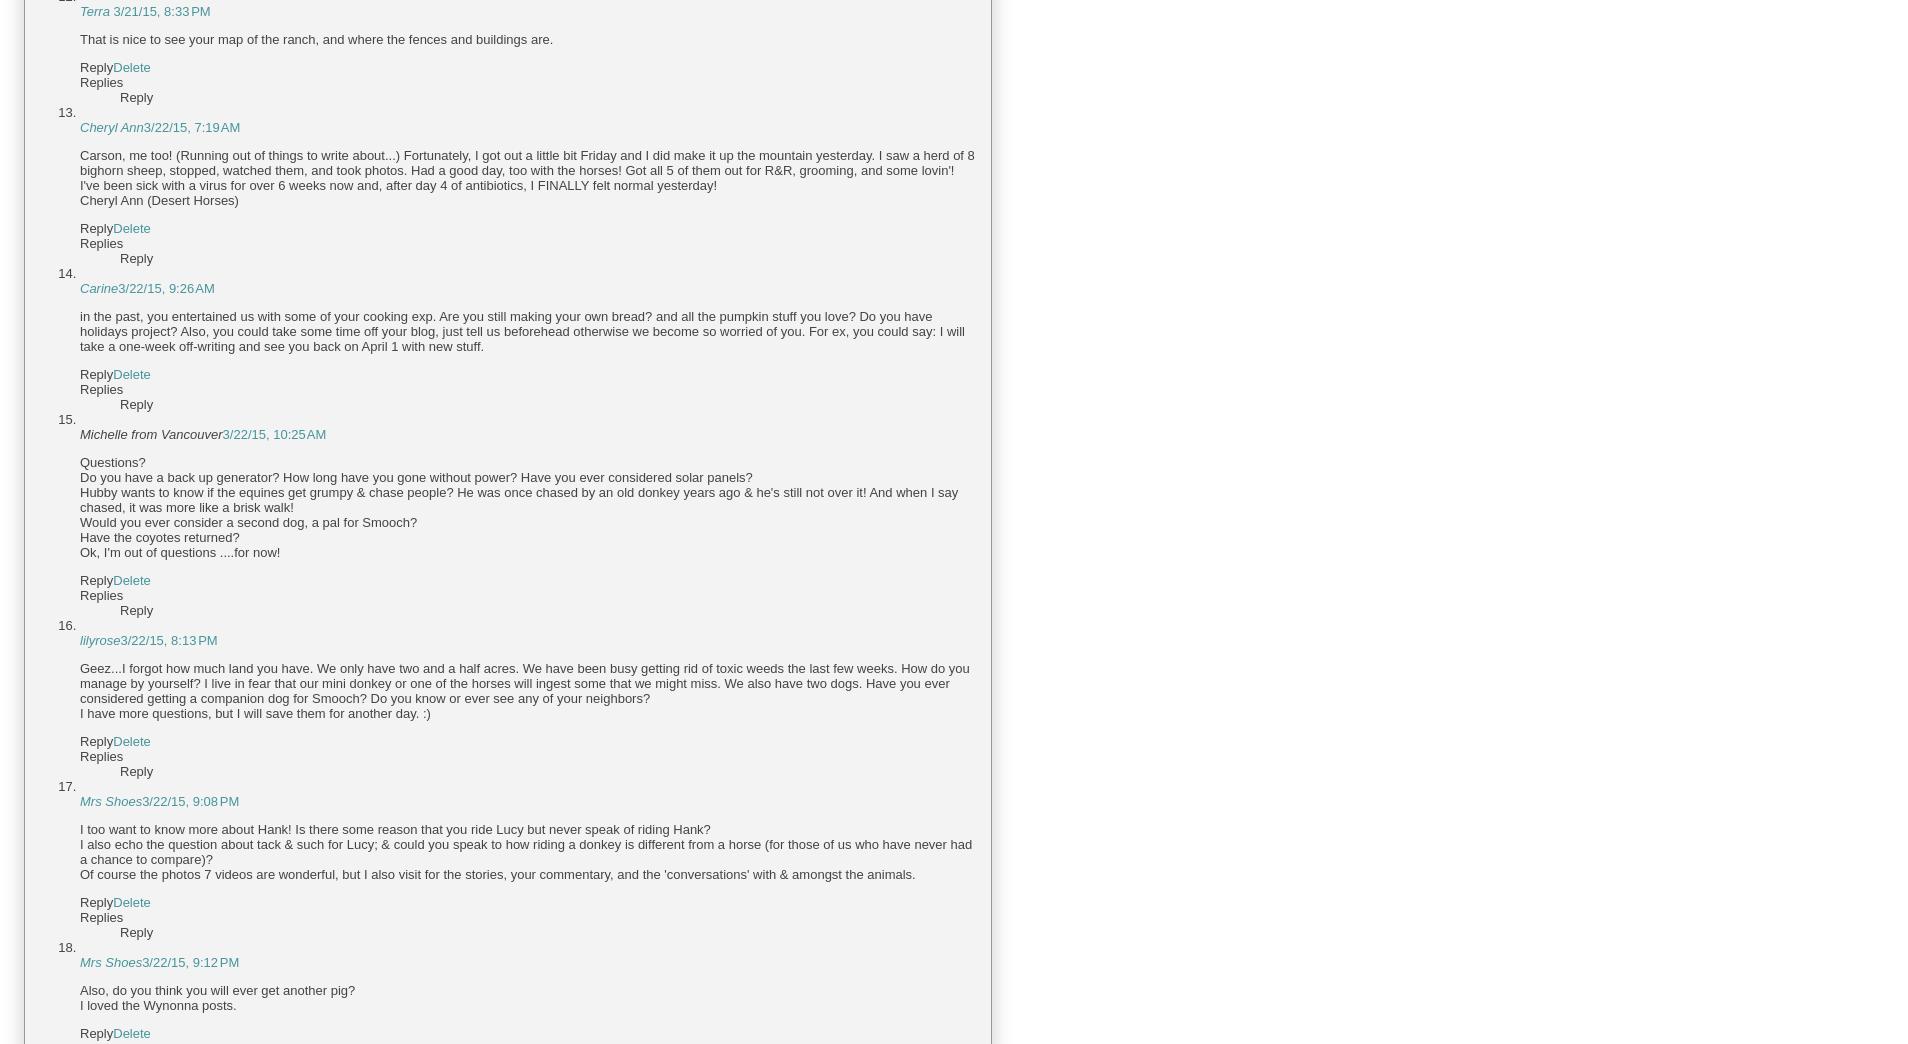 Image resolution: width=1908 pixels, height=1044 pixels. Describe the element at coordinates (156, 1005) in the screenshot. I see `'I loved the Wynonna posts.'` at that location.